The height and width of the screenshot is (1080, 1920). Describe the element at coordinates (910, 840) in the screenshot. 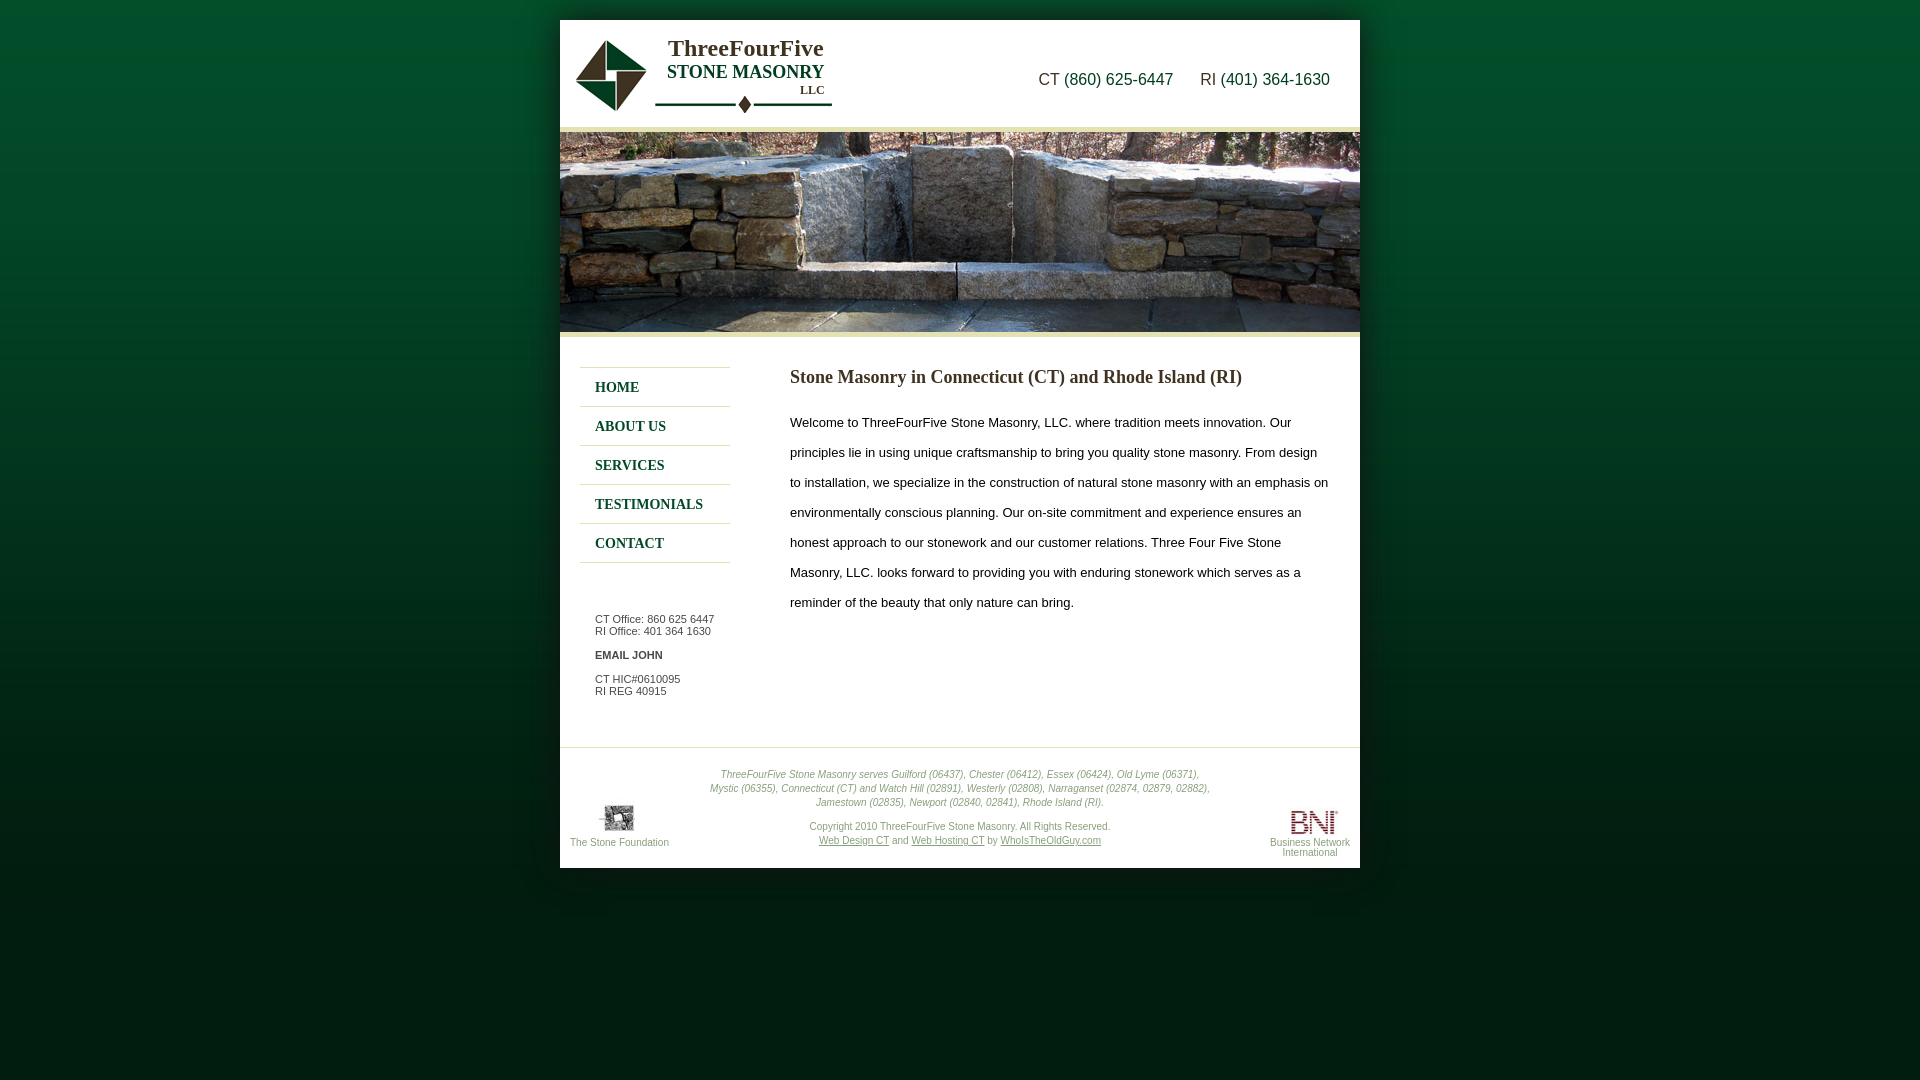

I see `'Web Hosting CT'` at that location.